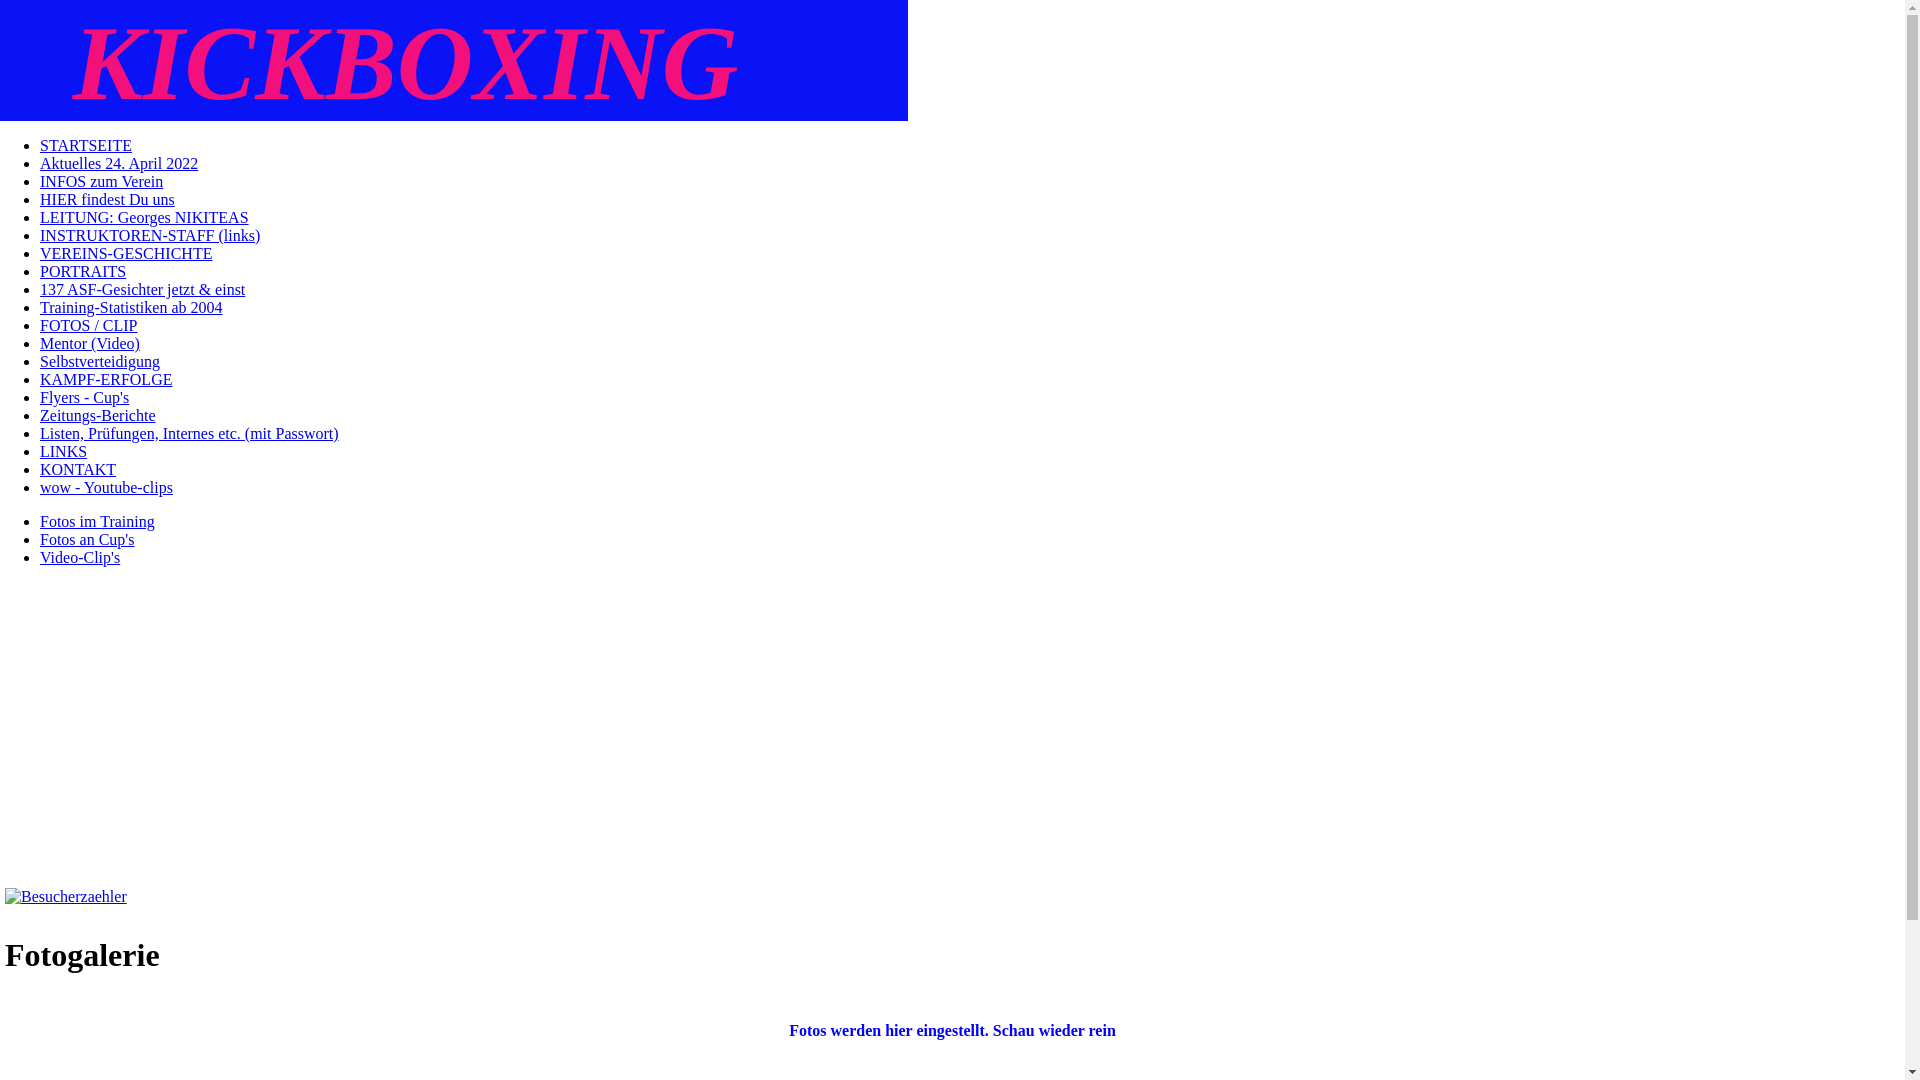  I want to click on 'INFOS zum Verein', so click(100, 181).